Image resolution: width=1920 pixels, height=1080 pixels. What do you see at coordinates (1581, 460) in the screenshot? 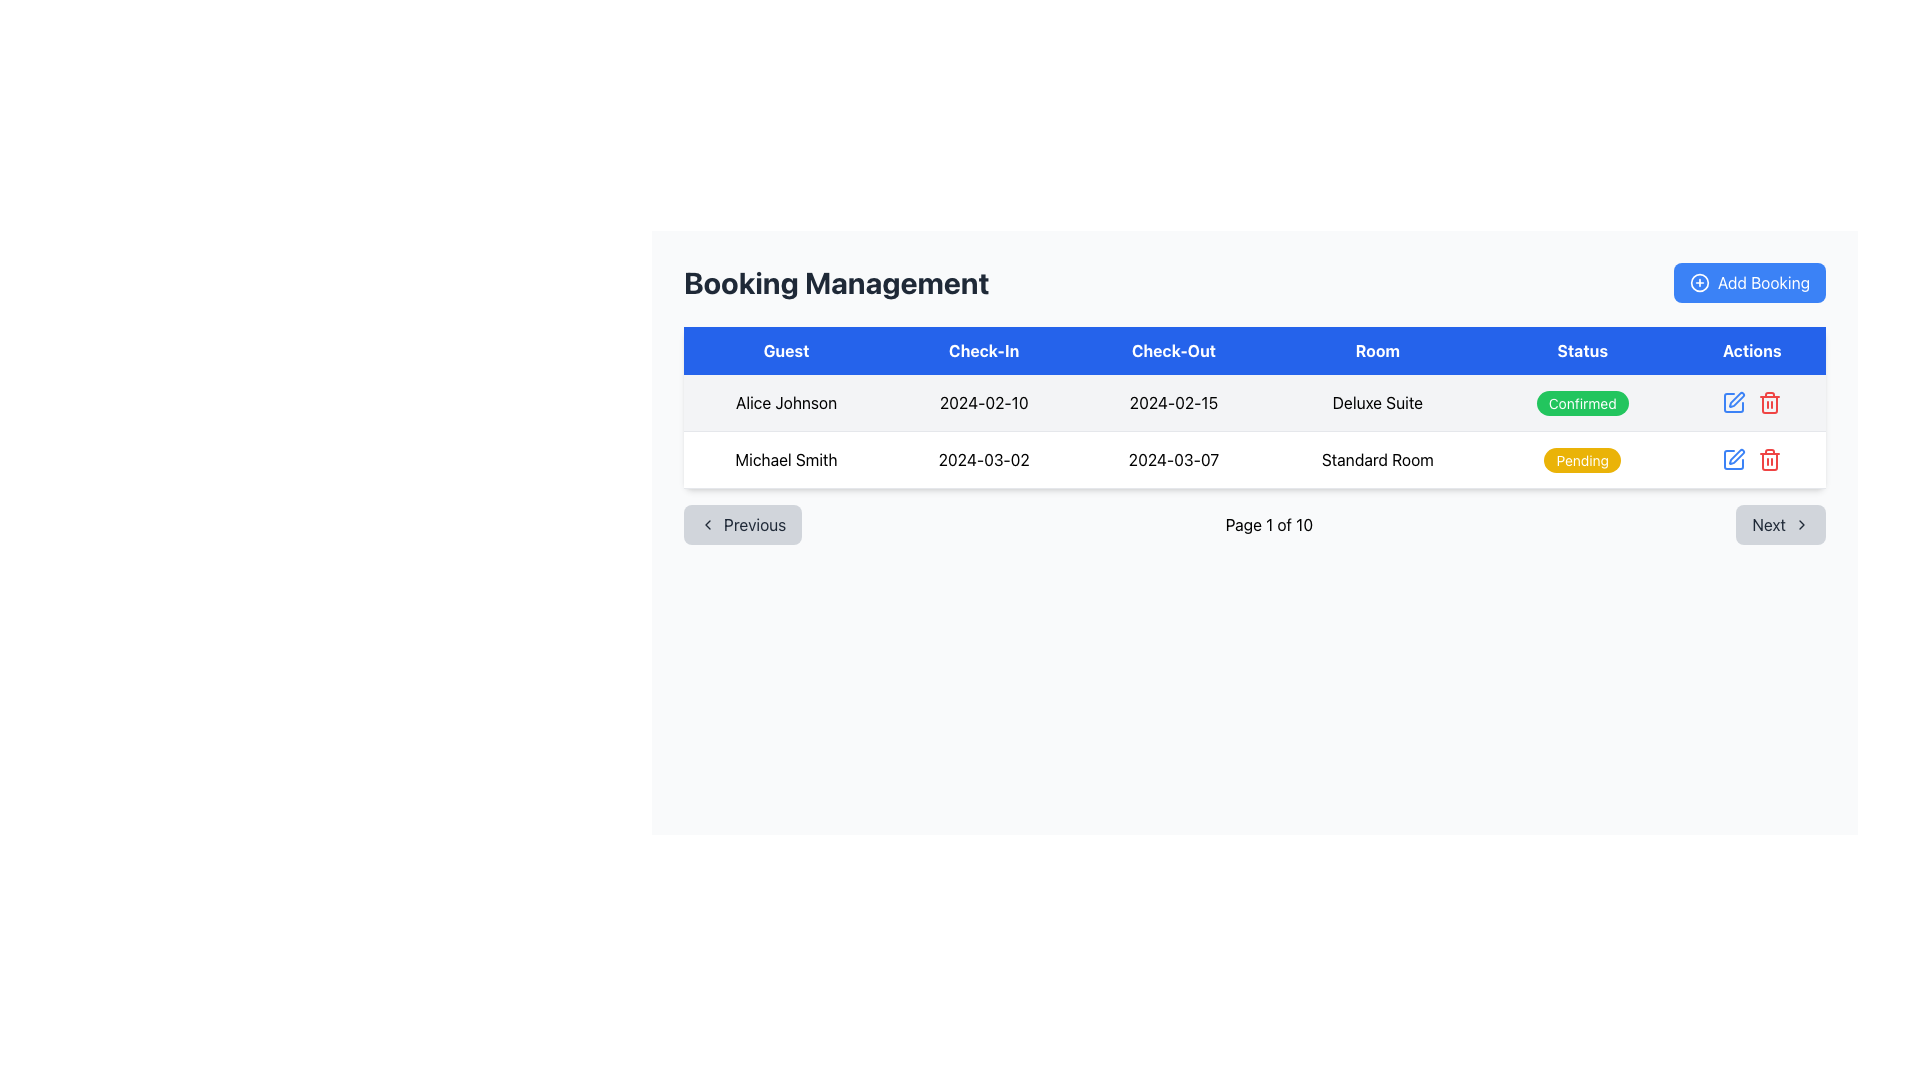
I see `the 'Pending' status badge, which is a rounded yellow badge with white text, located in the 'Status' column of the second row in the table` at bounding box center [1581, 460].